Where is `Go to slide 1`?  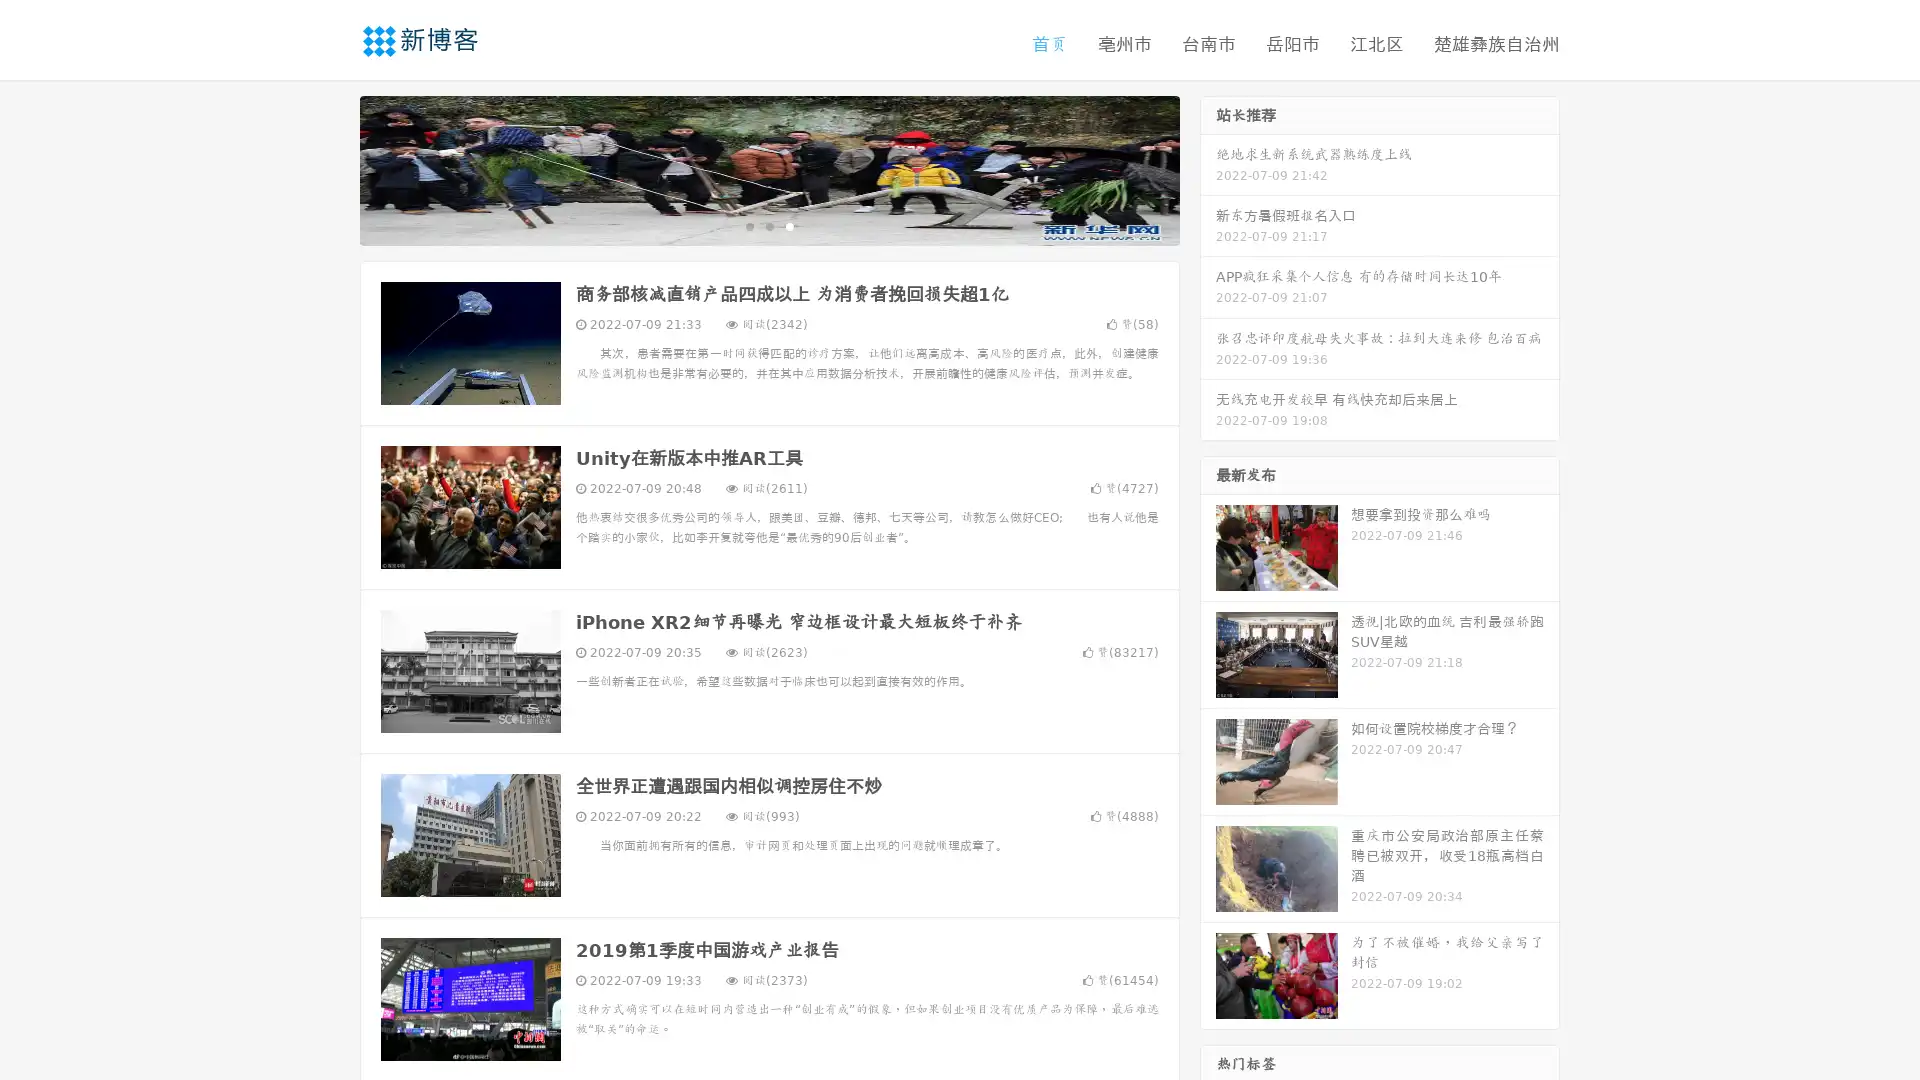
Go to slide 1 is located at coordinates (748, 225).